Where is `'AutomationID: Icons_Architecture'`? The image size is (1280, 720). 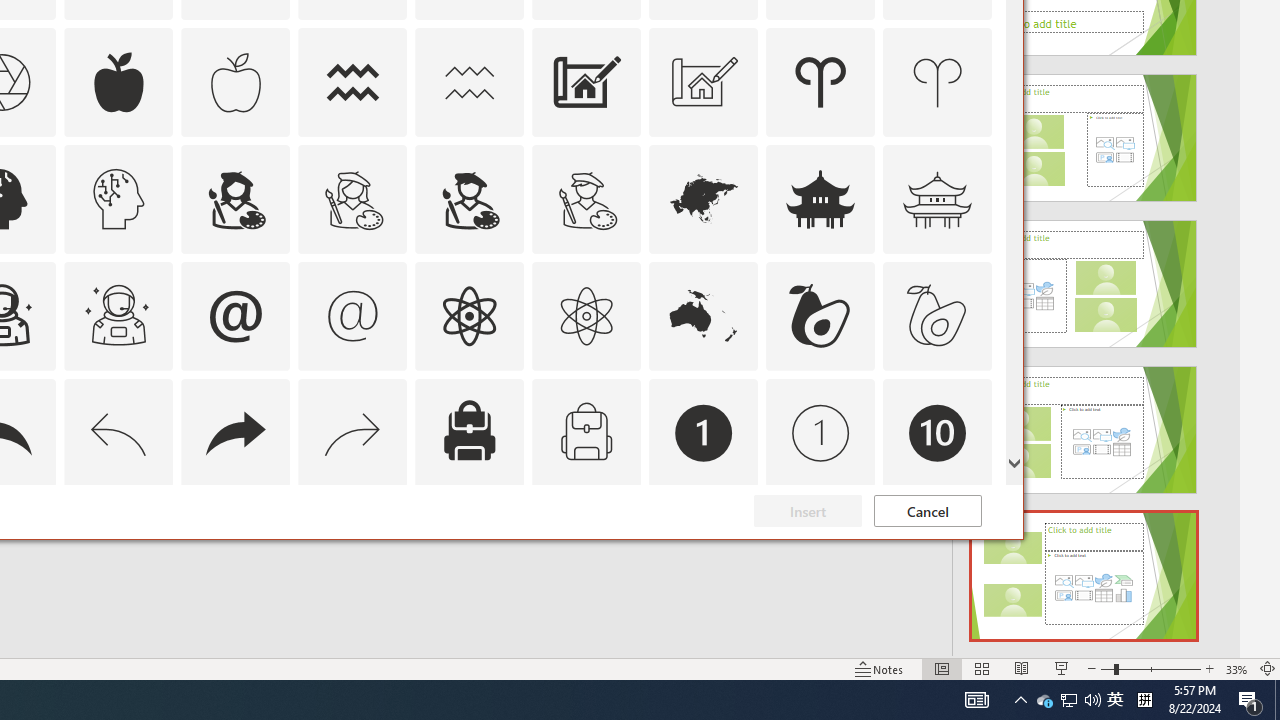
'AutomationID: Icons_Architecture' is located at coordinates (585, 81).